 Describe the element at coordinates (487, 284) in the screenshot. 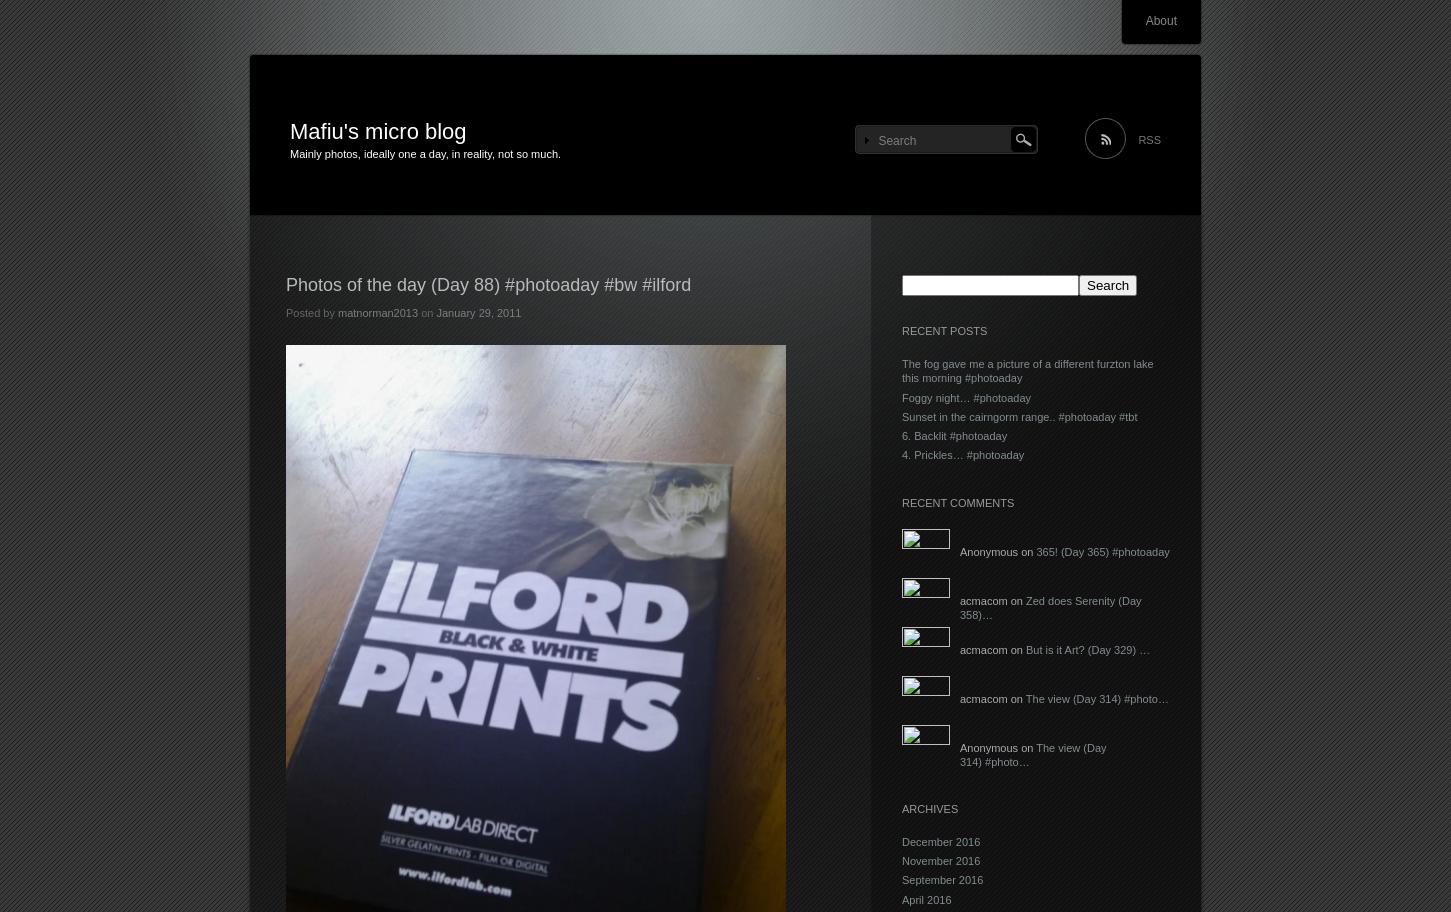

I see `'Photos of the day (Day 88) #photoaday #bw #ilford'` at that location.